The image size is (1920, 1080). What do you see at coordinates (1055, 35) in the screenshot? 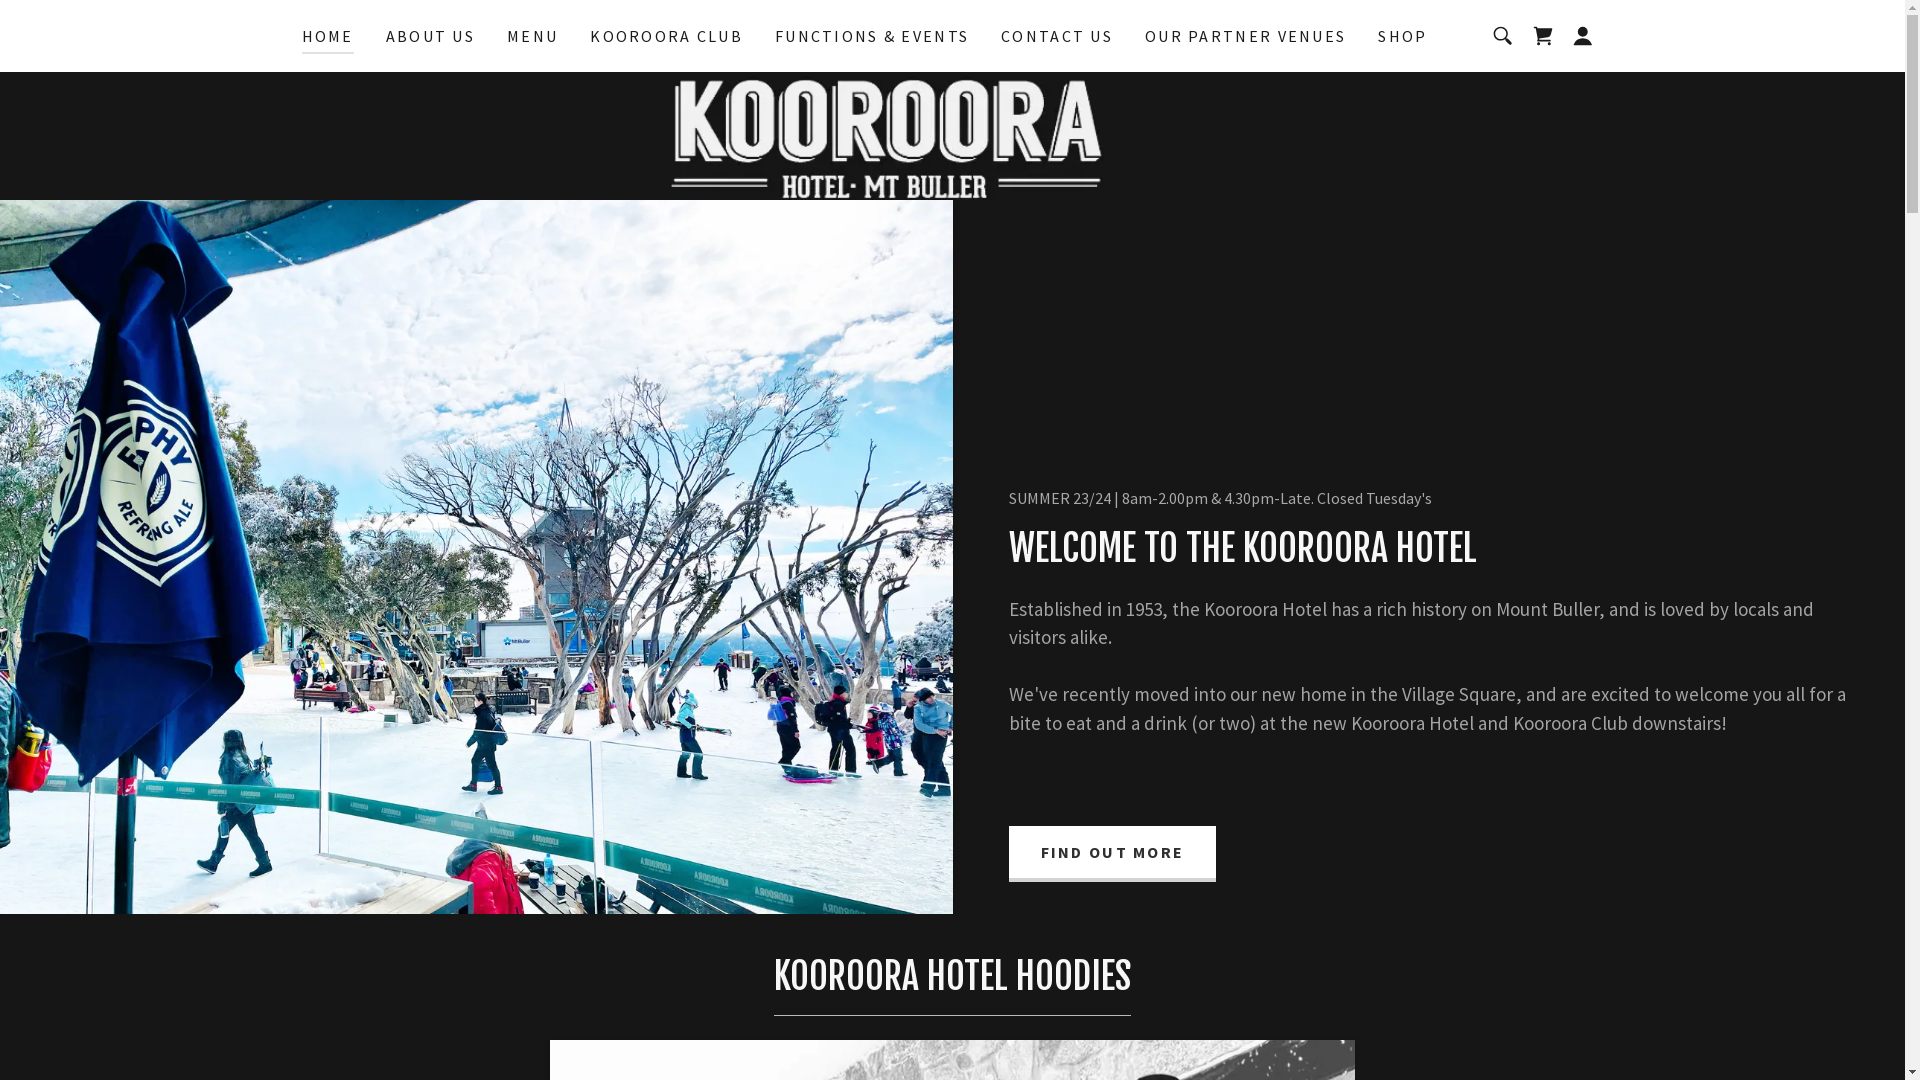
I see `'CONTACT US'` at bounding box center [1055, 35].